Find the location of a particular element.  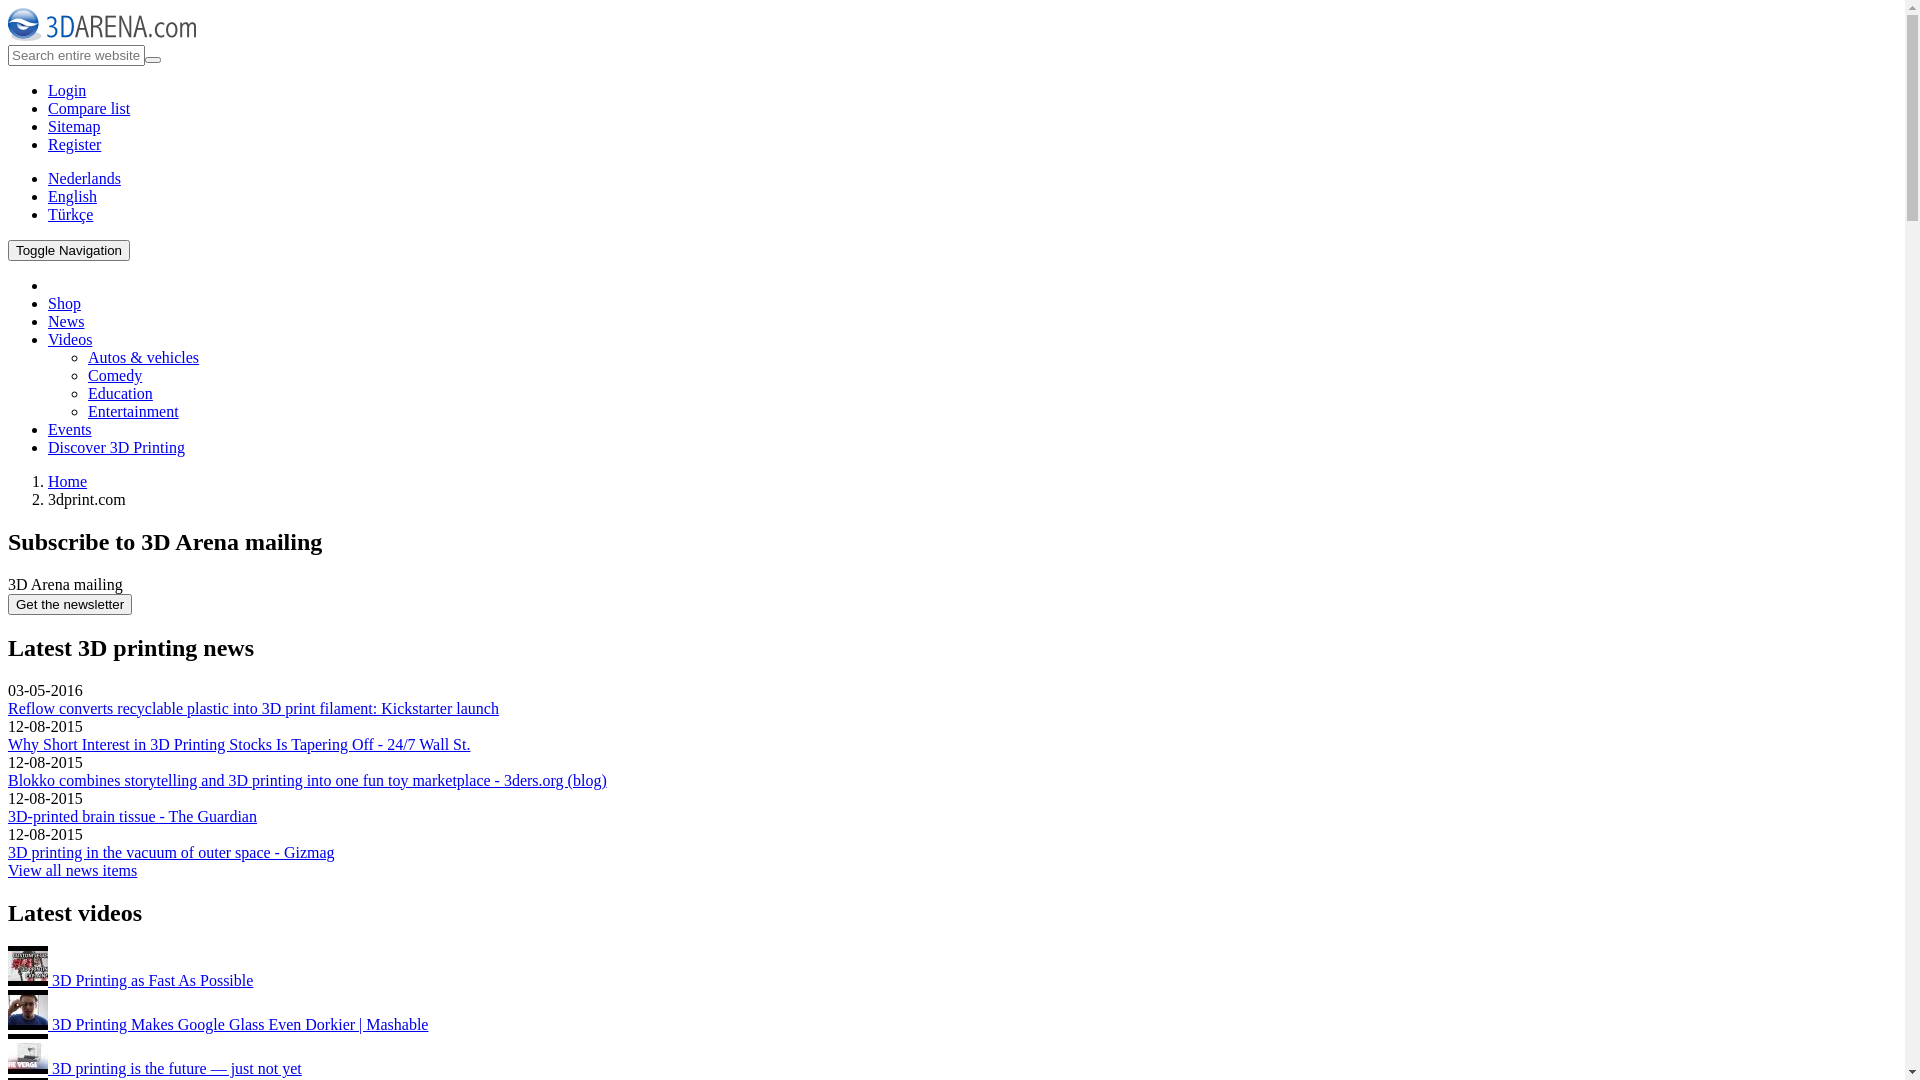

'News' is located at coordinates (66, 320).